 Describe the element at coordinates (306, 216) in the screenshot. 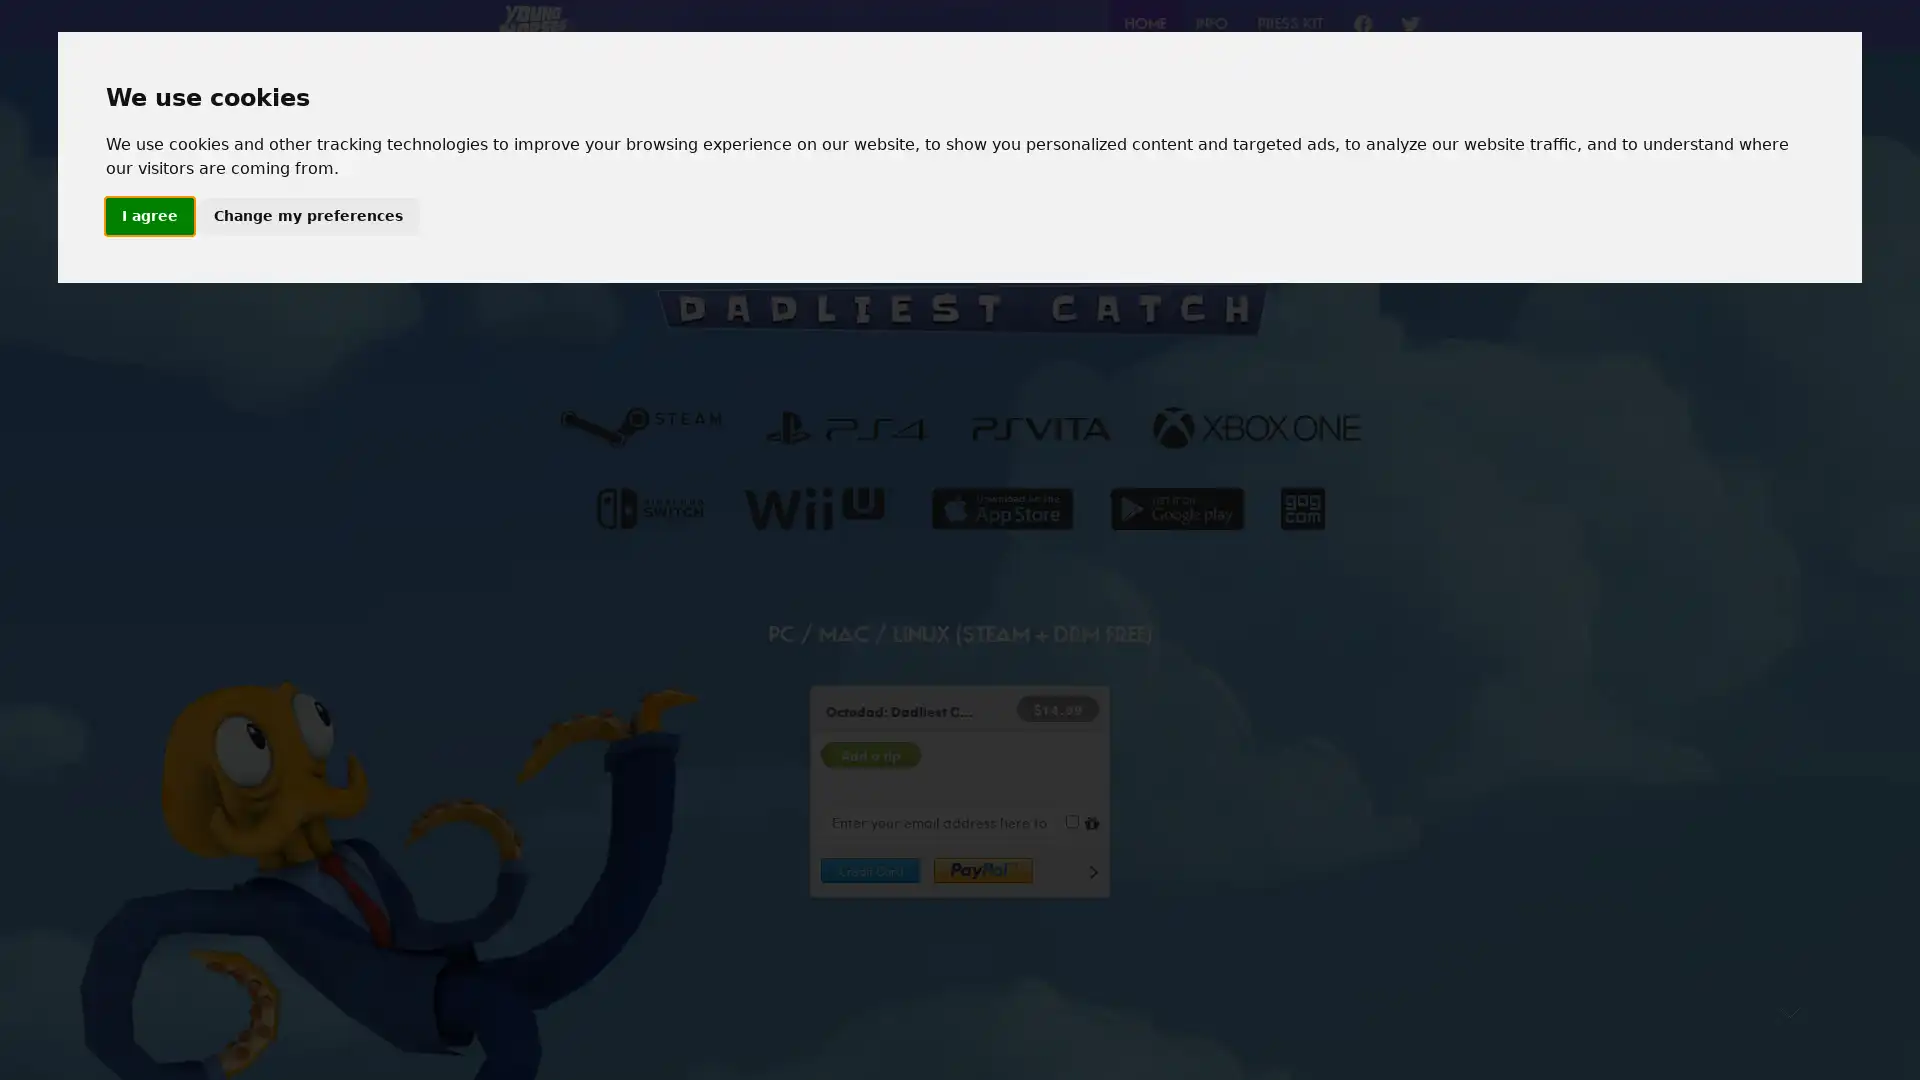

I see `Change my preferences` at that location.